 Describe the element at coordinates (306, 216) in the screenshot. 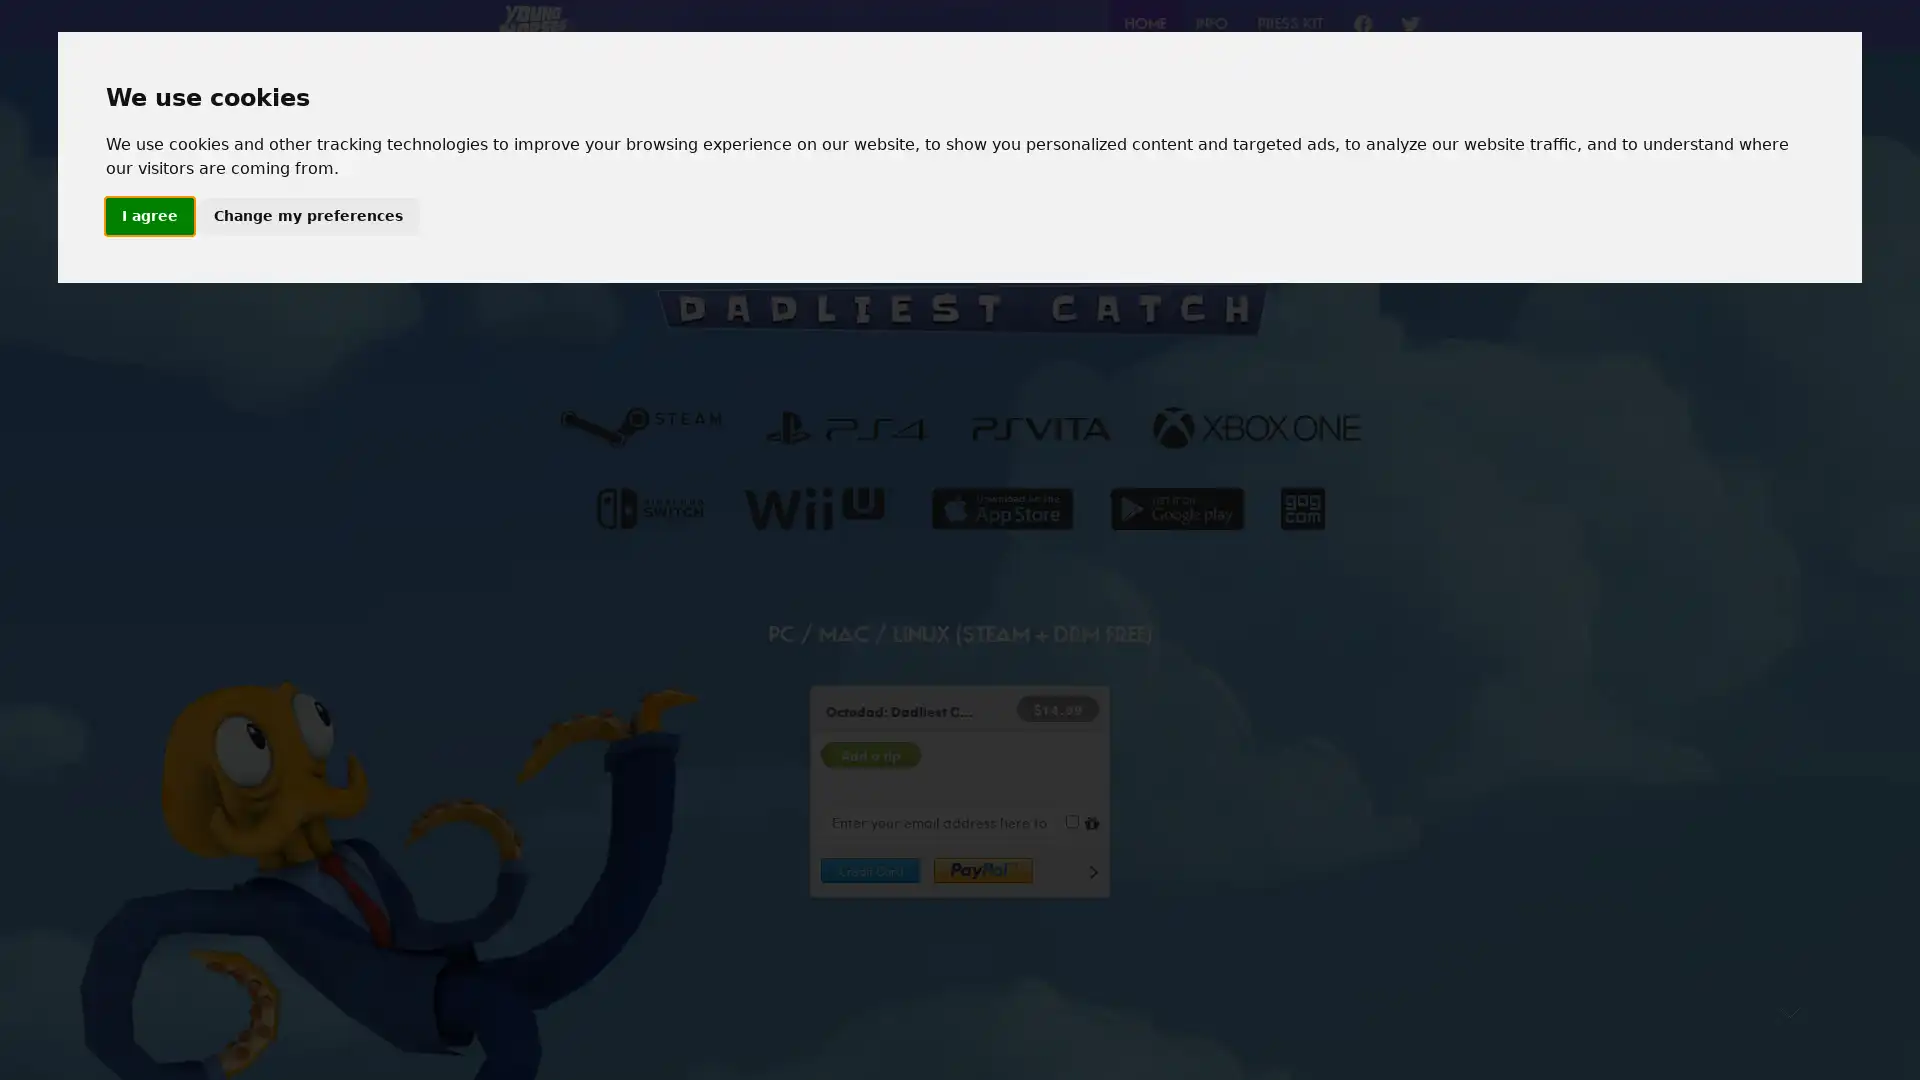

I see `Change my preferences` at that location.